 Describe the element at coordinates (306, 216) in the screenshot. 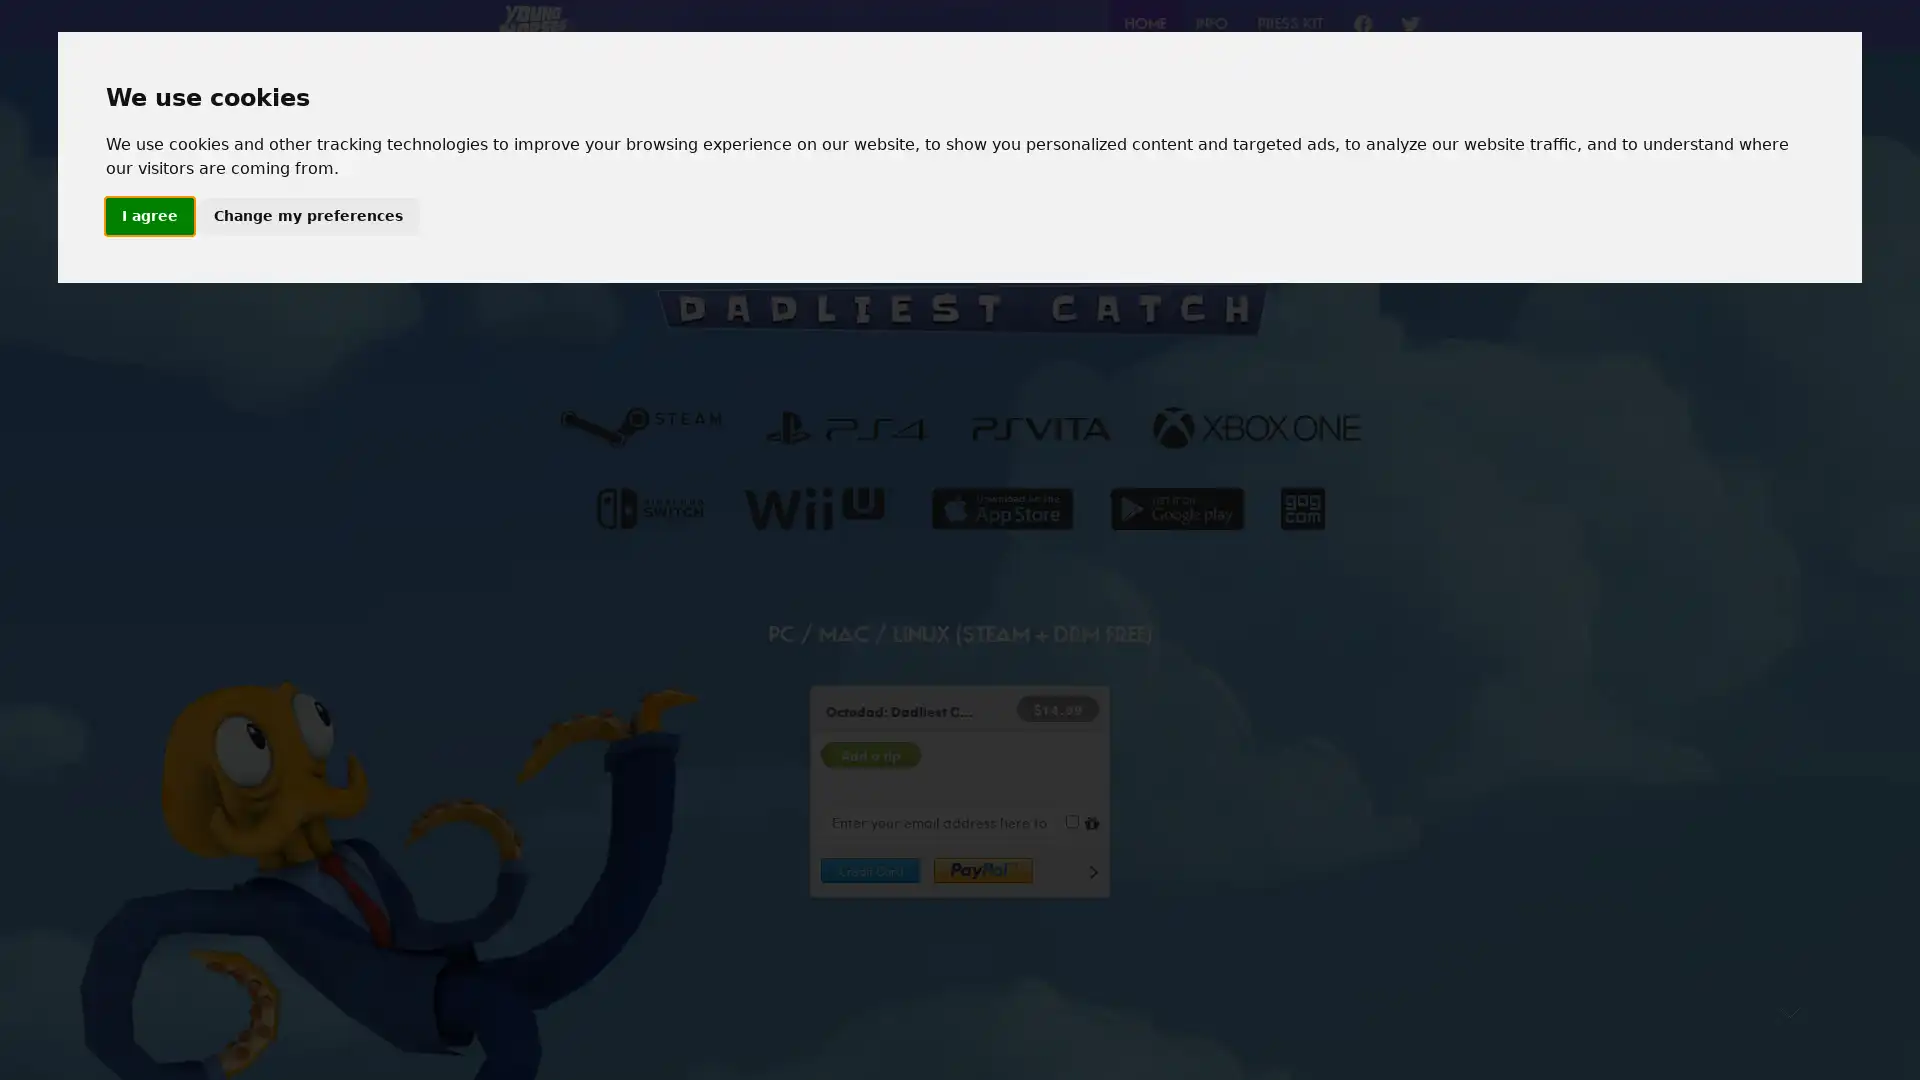

I see `Change my preferences` at that location.